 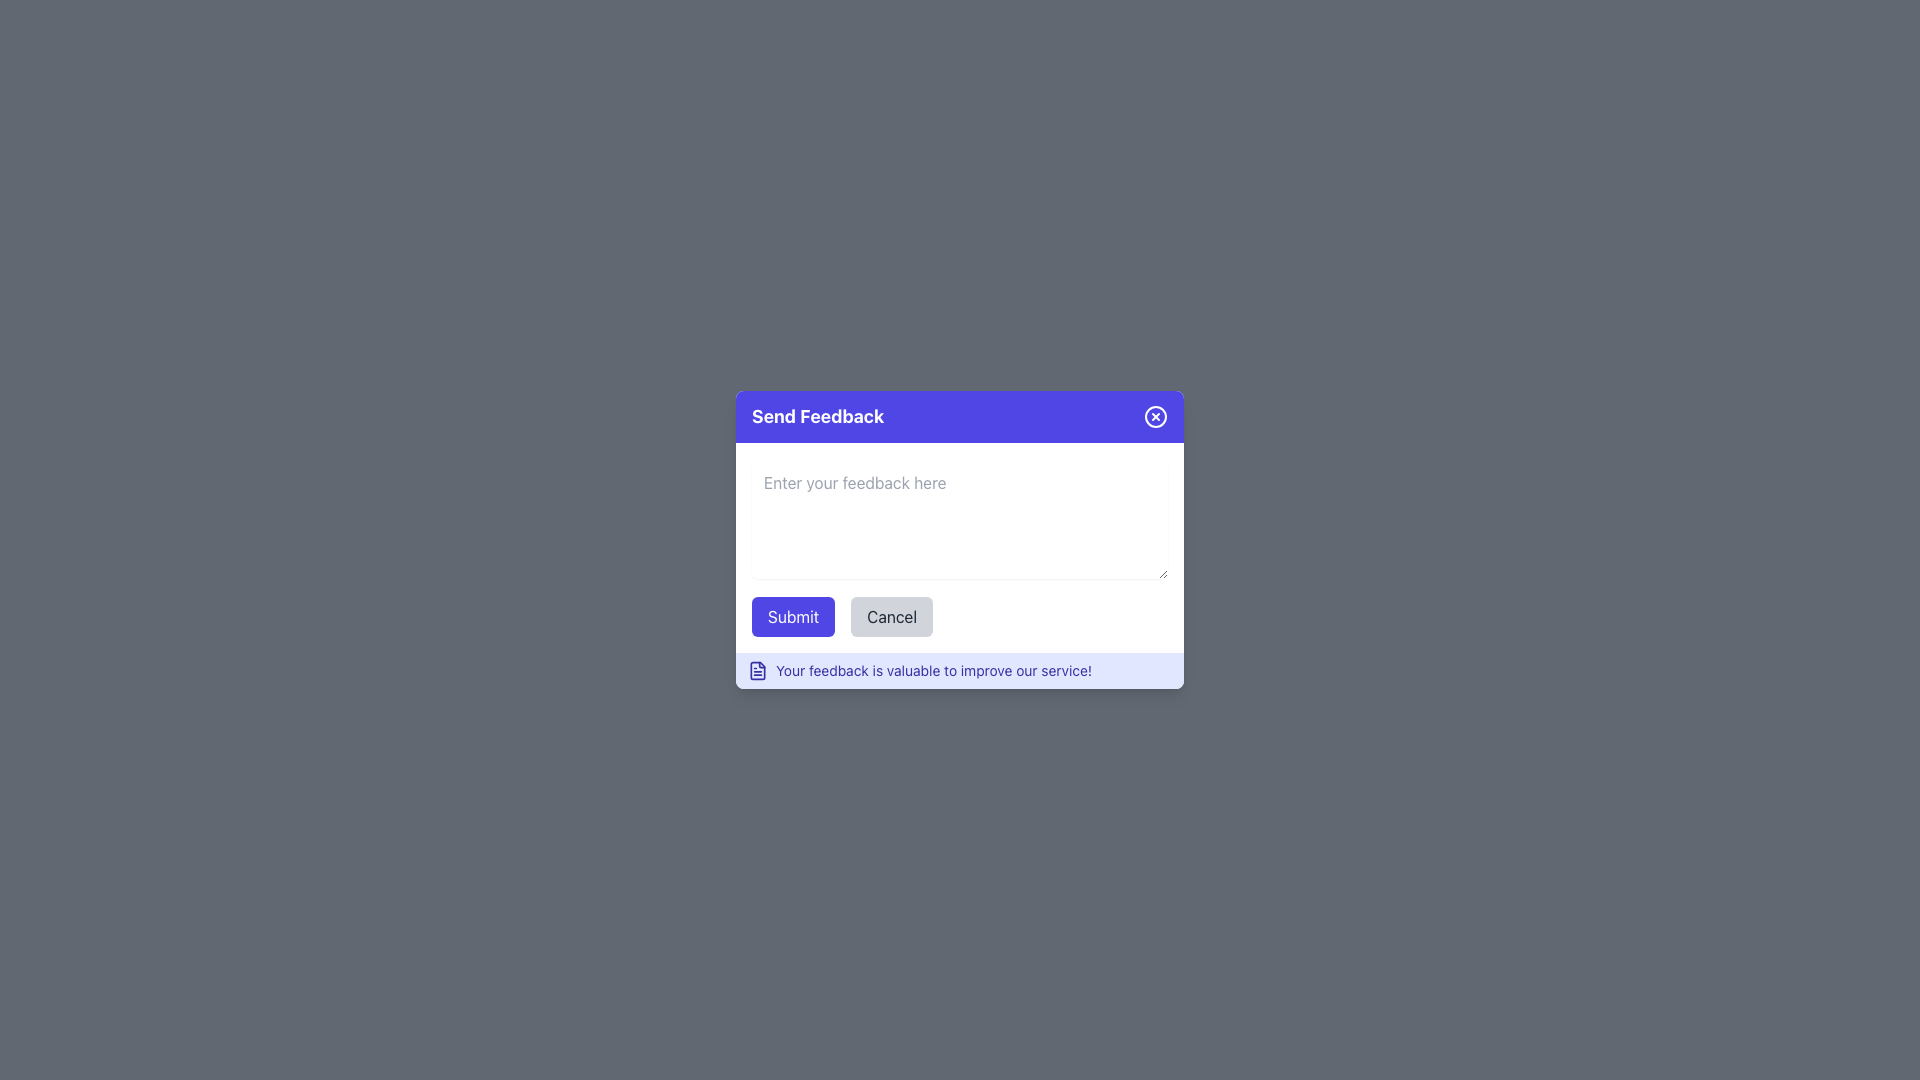 What do you see at coordinates (1156, 415) in the screenshot?
I see `the 'Close' or 'Cancel' button located in the top-right corner of the purple header titled 'Send Feedback'` at bounding box center [1156, 415].